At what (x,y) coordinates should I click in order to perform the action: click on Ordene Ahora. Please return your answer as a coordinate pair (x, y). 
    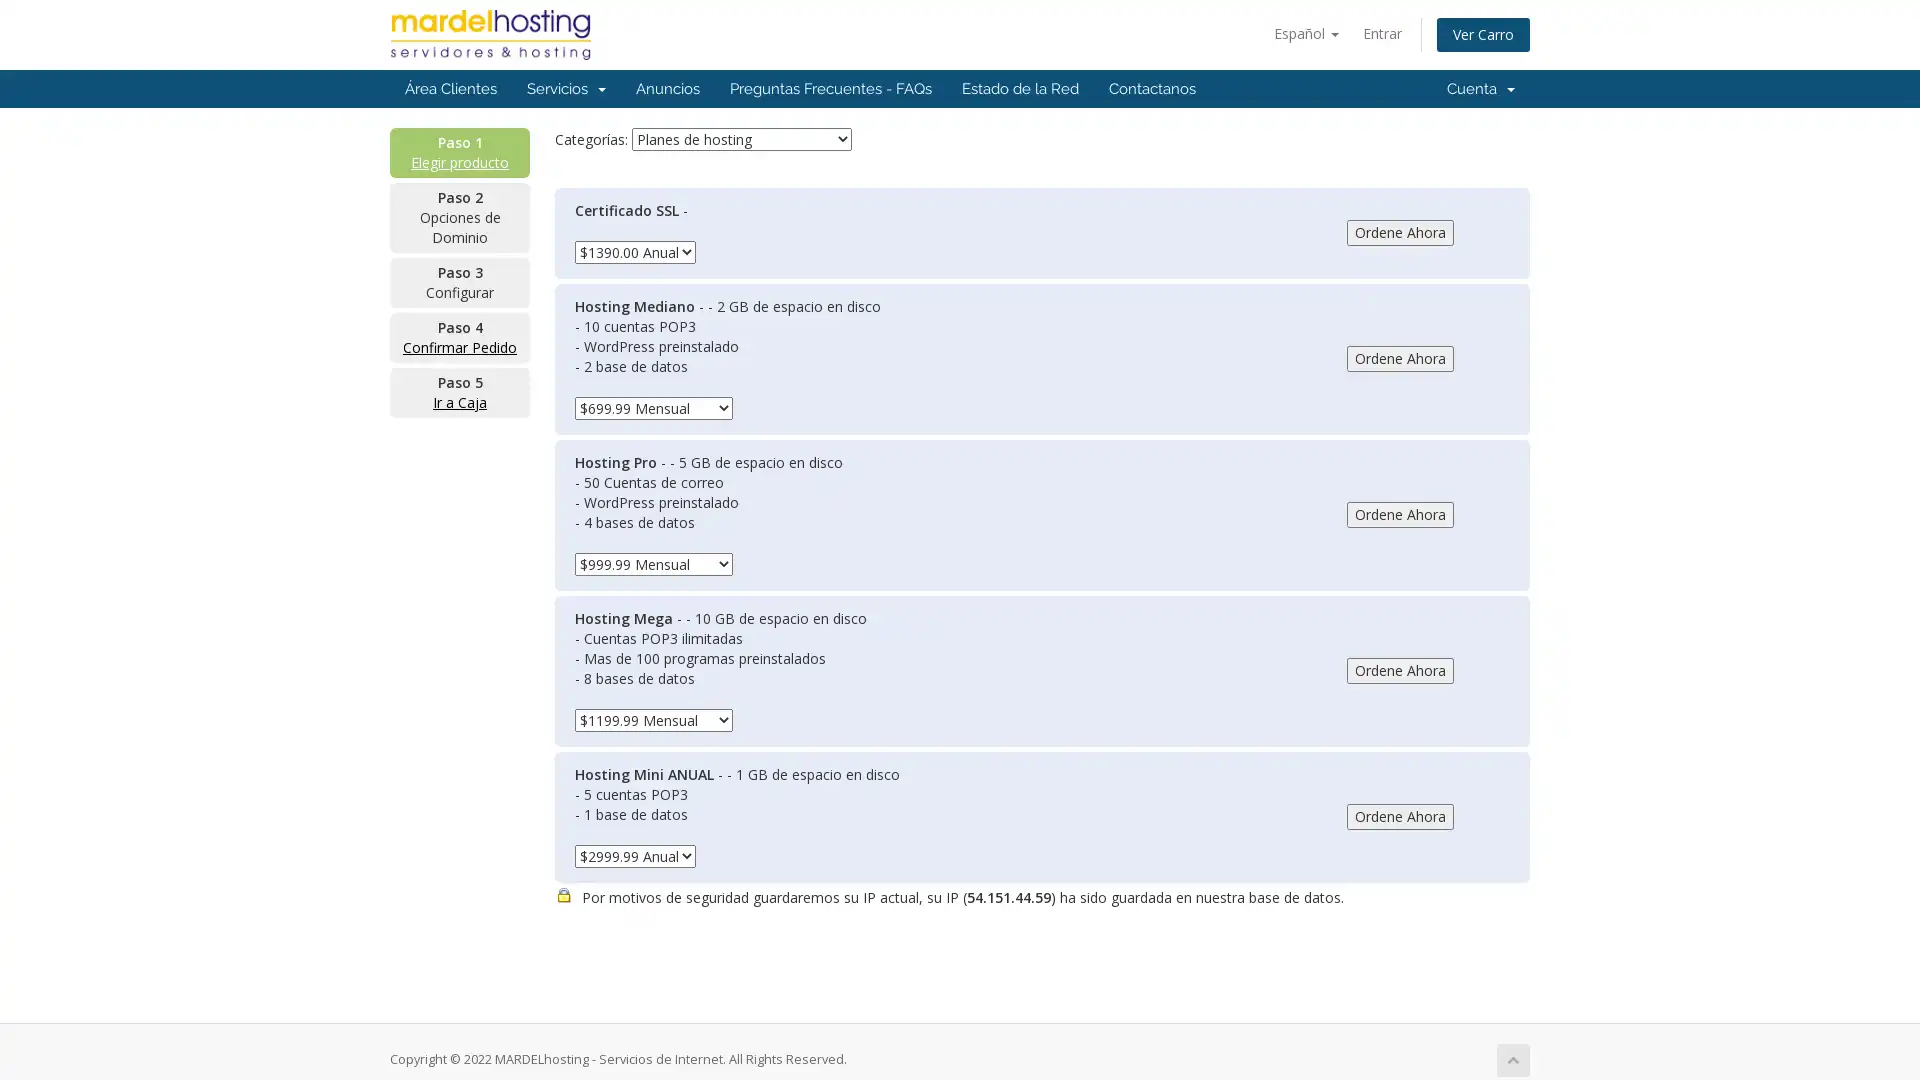
    Looking at the image, I should click on (1399, 512).